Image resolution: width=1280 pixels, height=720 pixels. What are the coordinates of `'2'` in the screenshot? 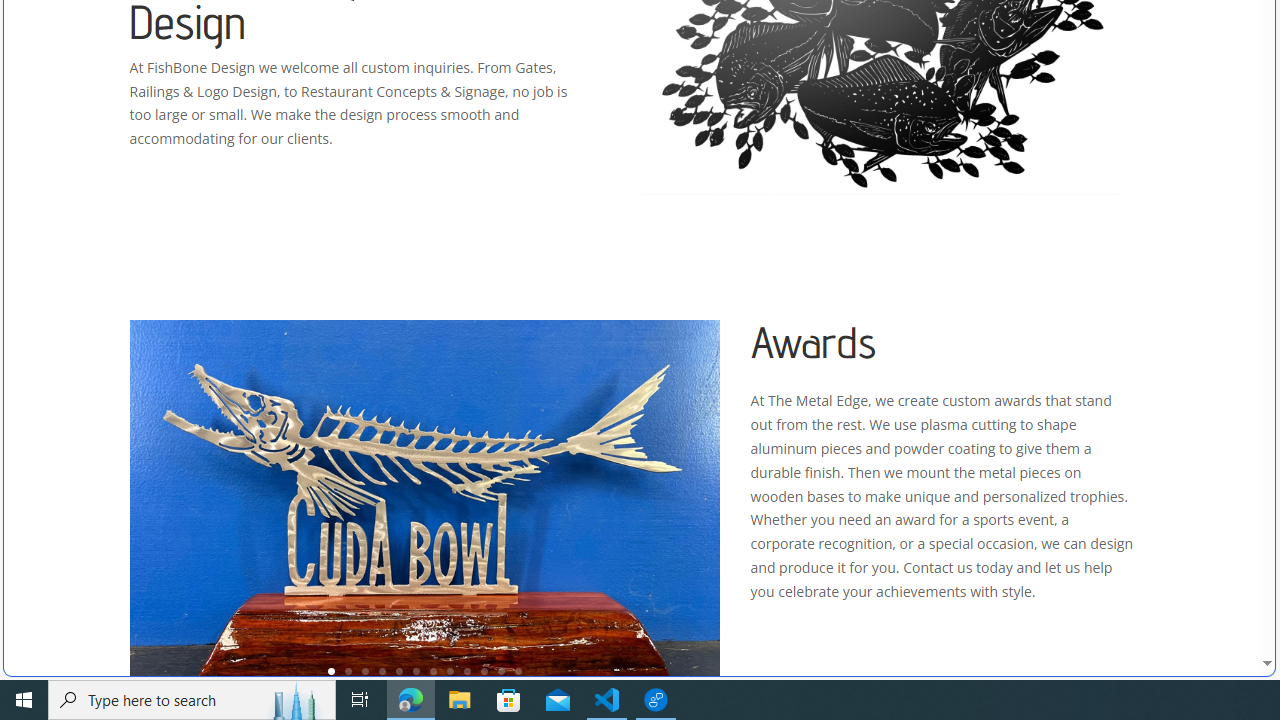 It's located at (348, 671).